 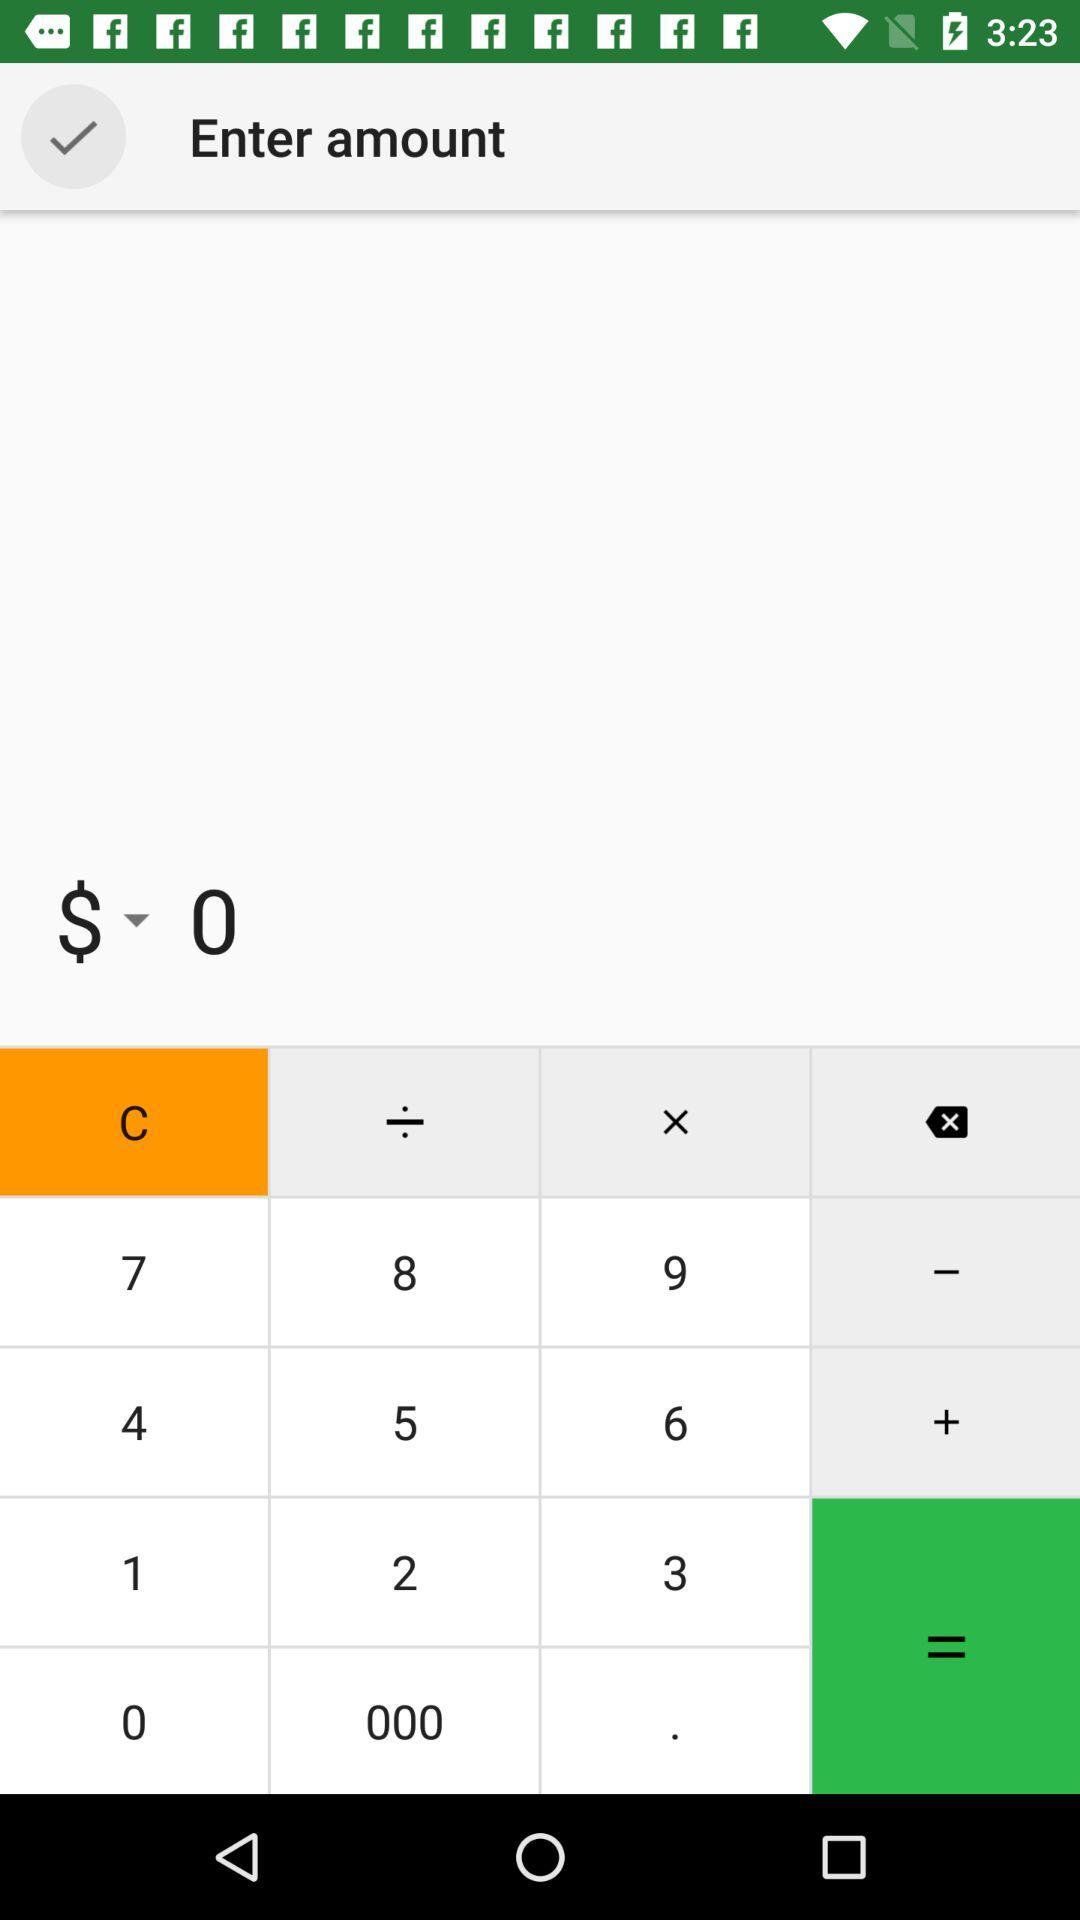 I want to click on icon above 4 item, so click(x=133, y=1271).